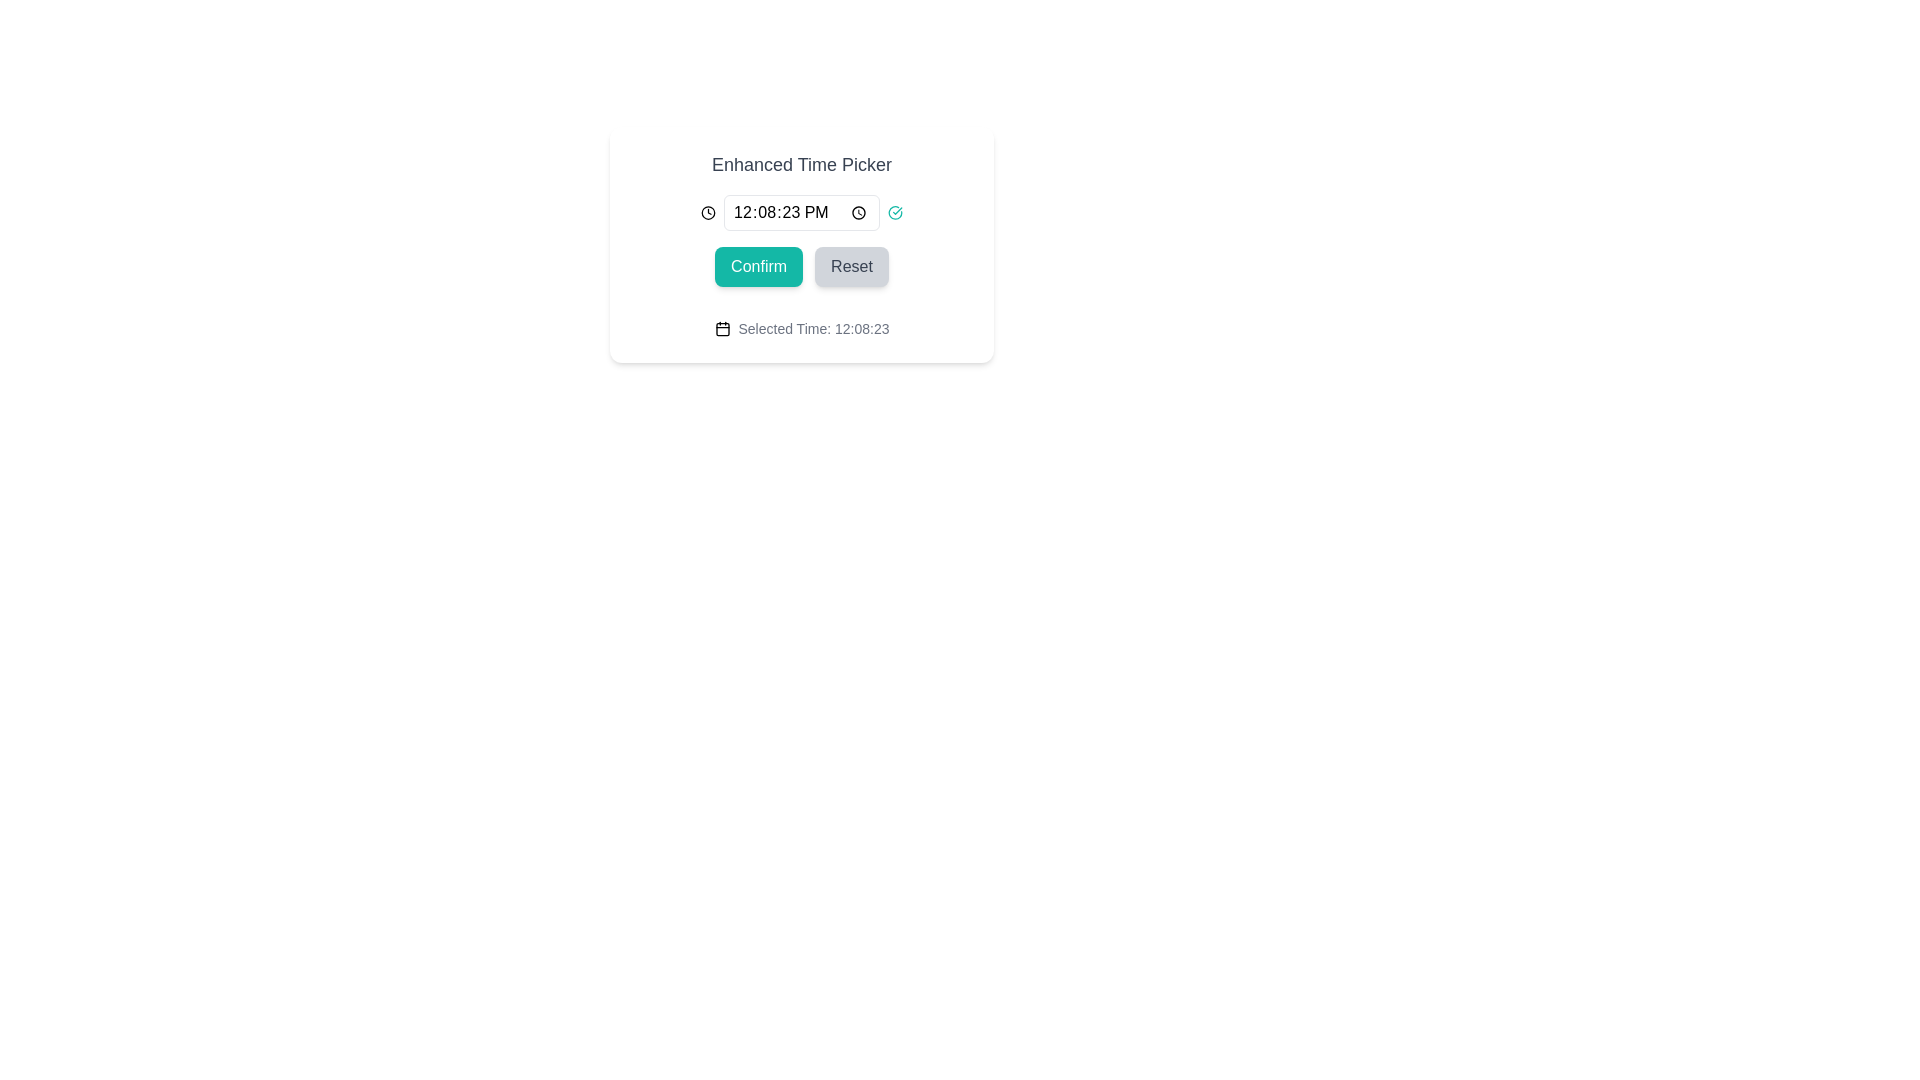  What do you see at coordinates (801, 244) in the screenshot?
I see `the rectangular interactive button with a teal background and white 'Confirm' text centered within it, located directly below the time input field in the 'Enhanced Time Picker' dialog` at bounding box center [801, 244].